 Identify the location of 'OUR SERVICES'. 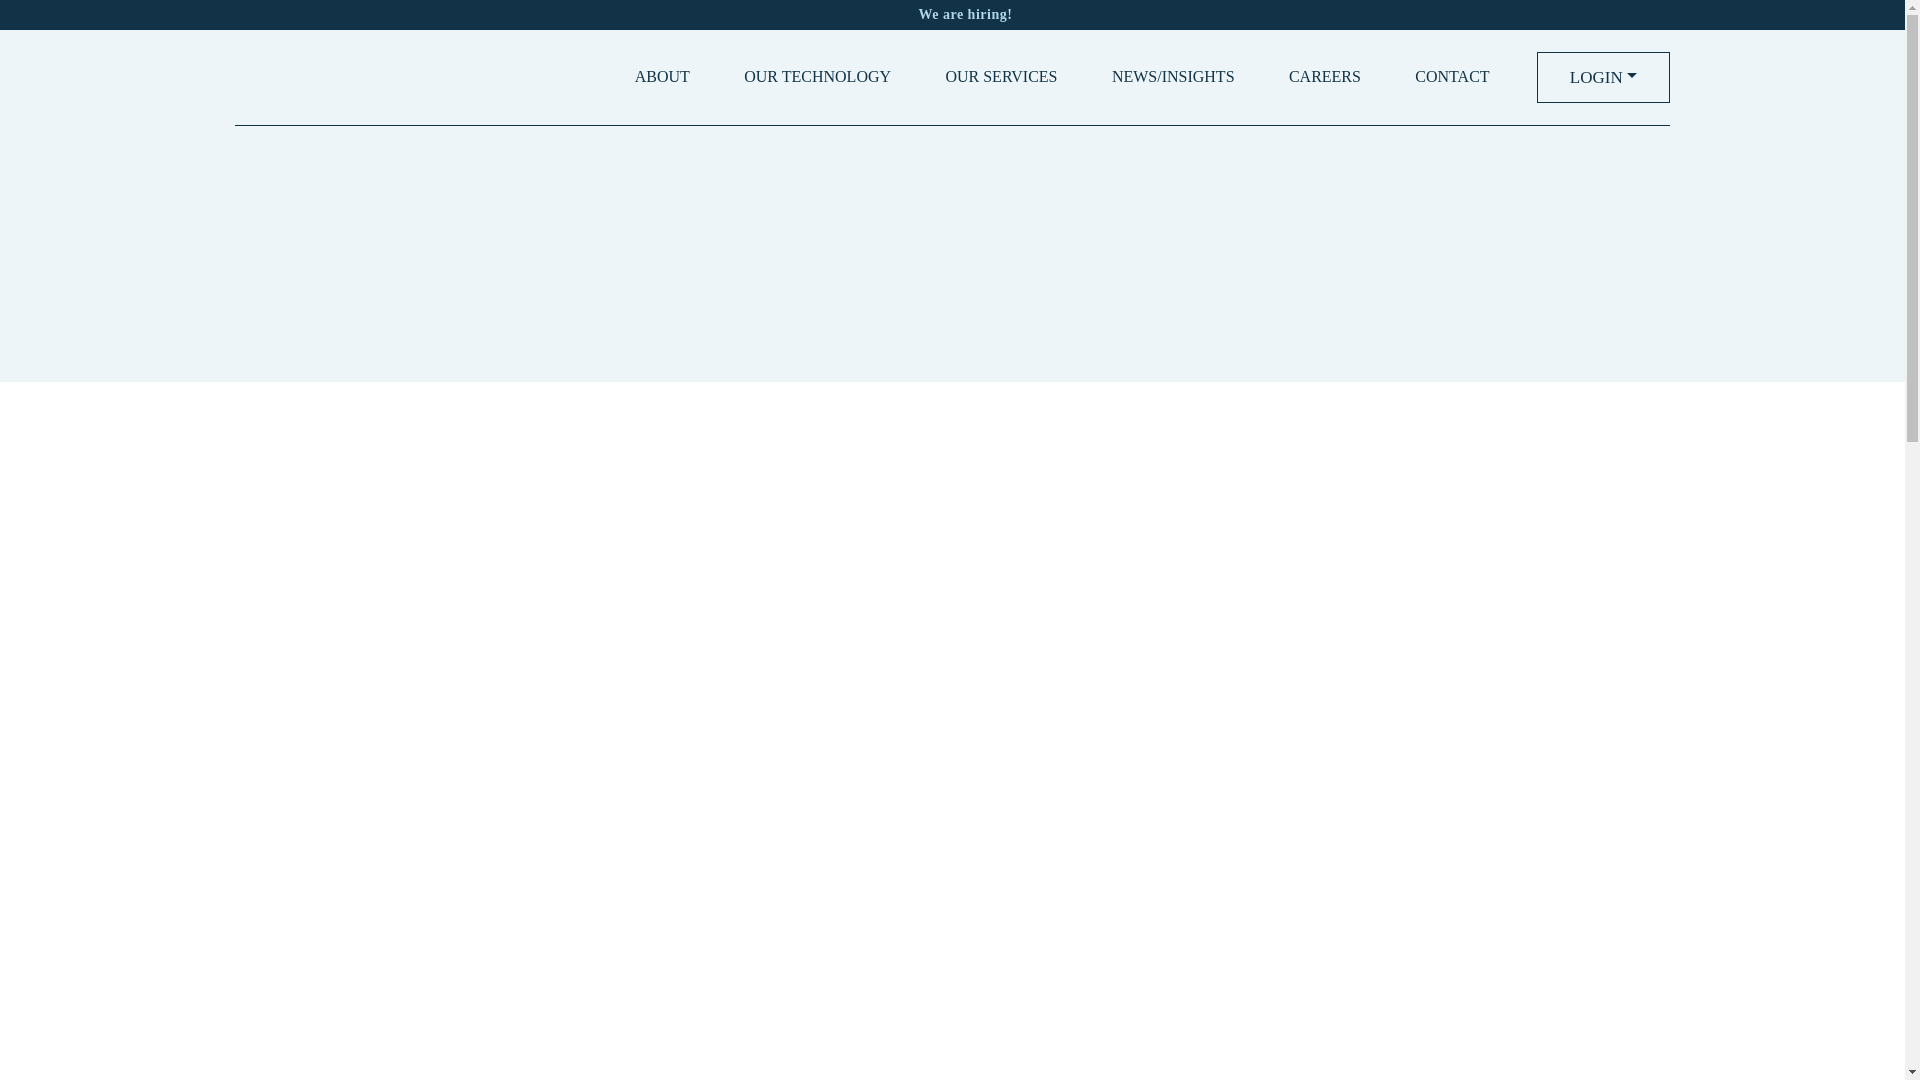
(1001, 76).